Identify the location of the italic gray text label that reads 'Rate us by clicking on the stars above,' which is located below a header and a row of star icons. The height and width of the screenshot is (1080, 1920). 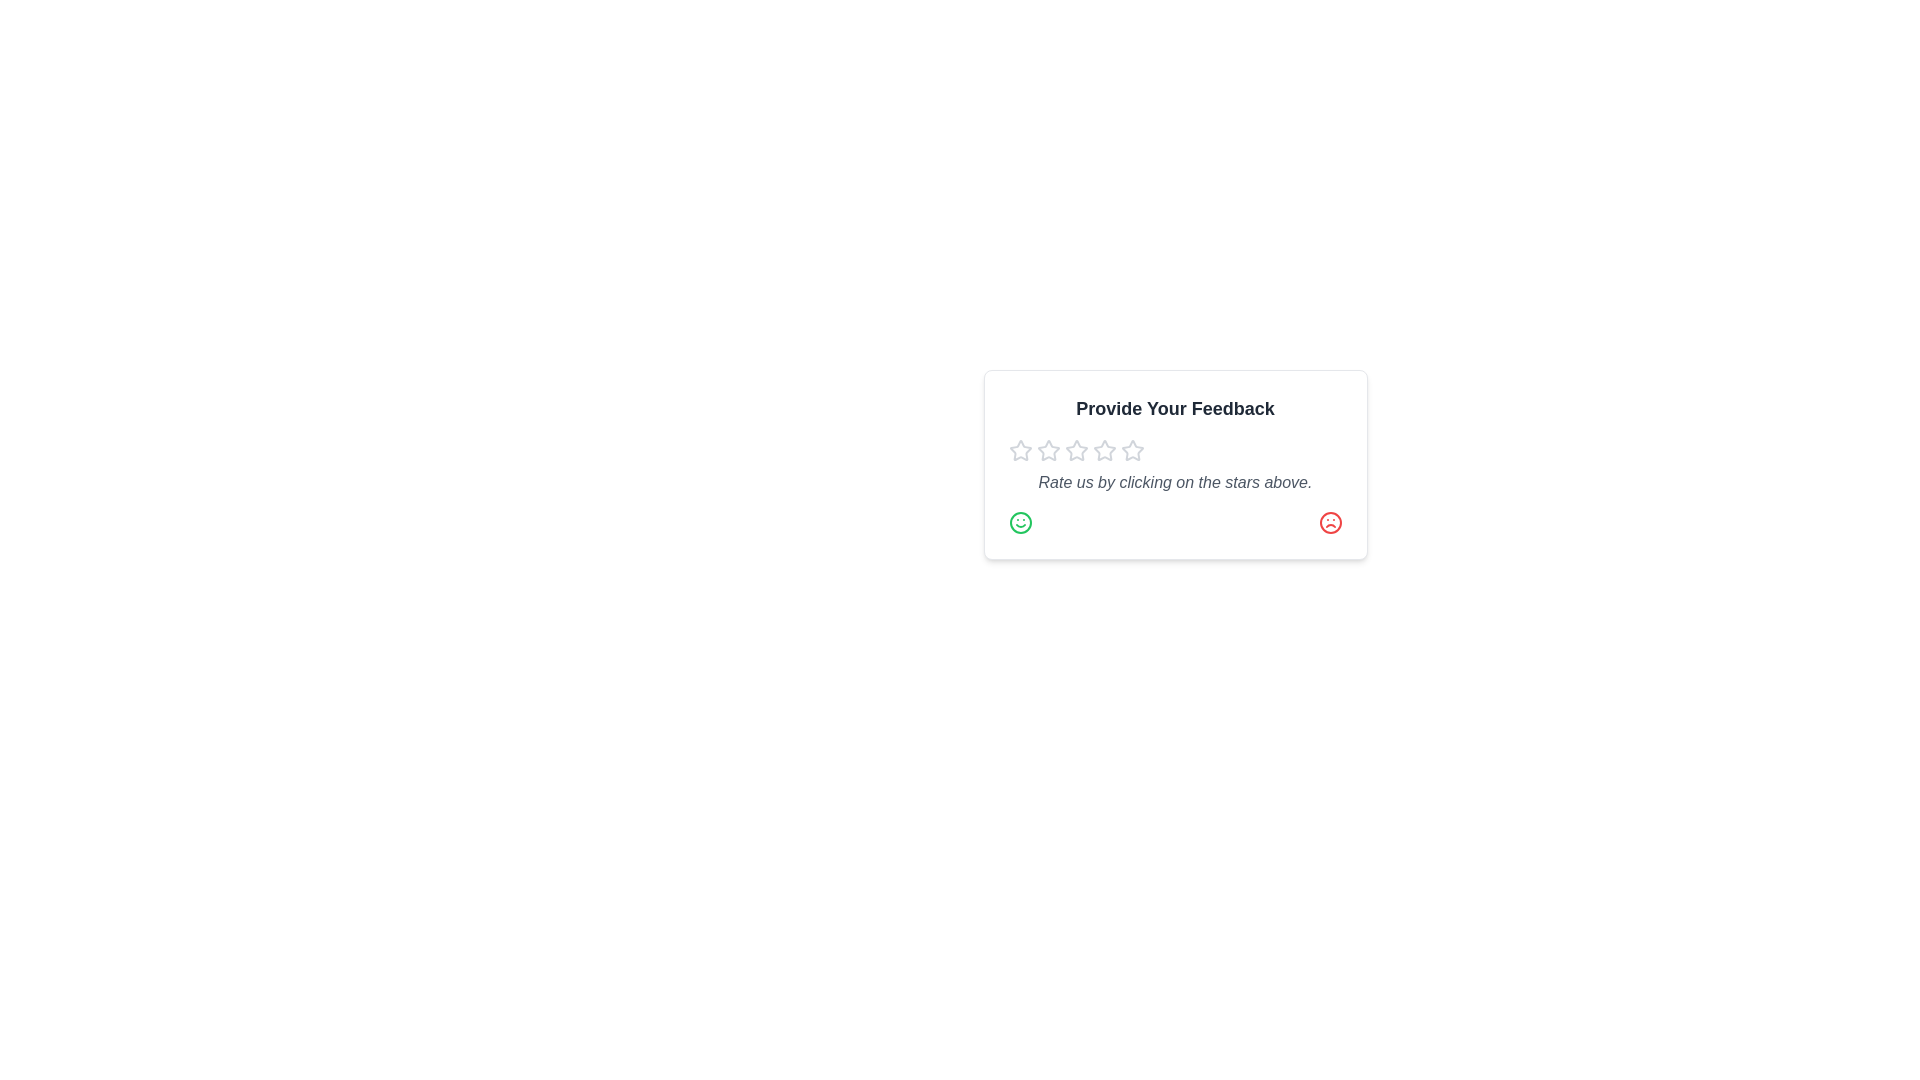
(1175, 482).